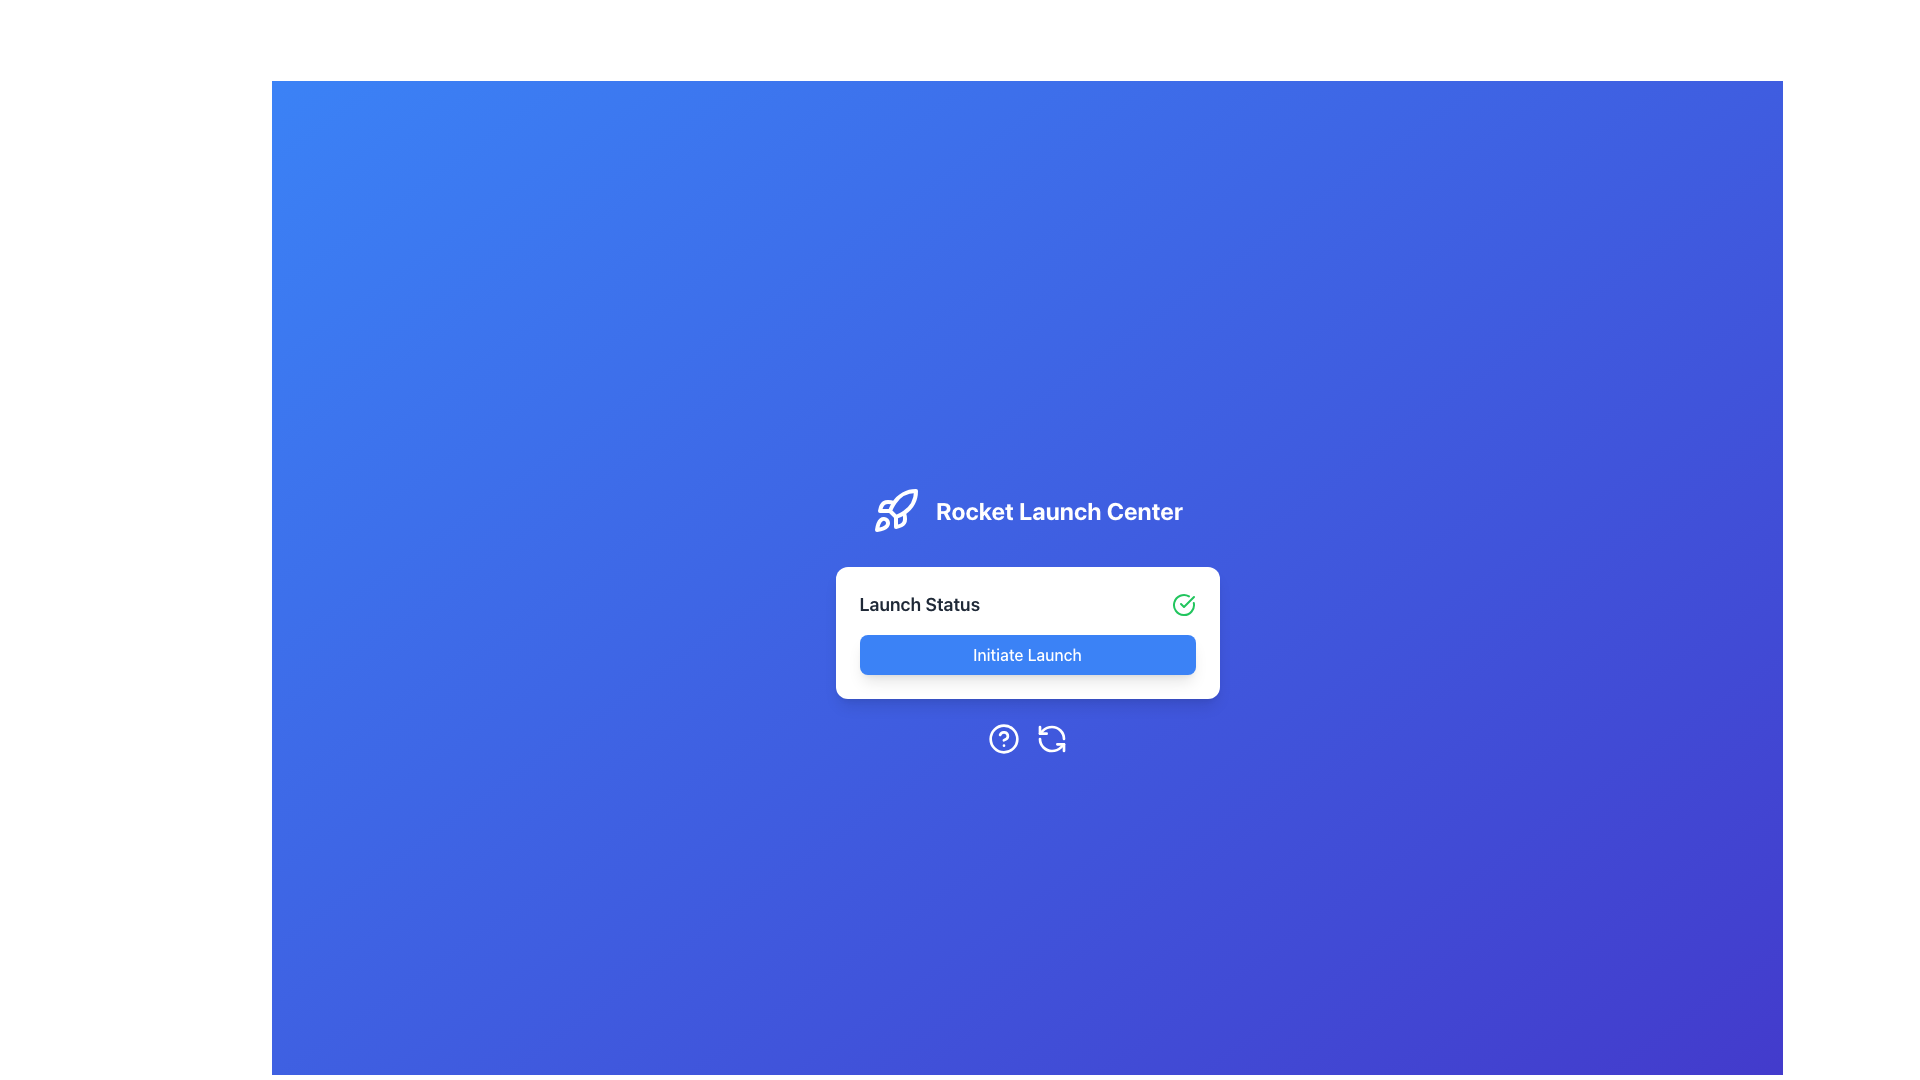  I want to click on the decorative rocket launch icon located to the left of the text 'Rocket Launch Center' near the top center of the interface, so click(895, 509).